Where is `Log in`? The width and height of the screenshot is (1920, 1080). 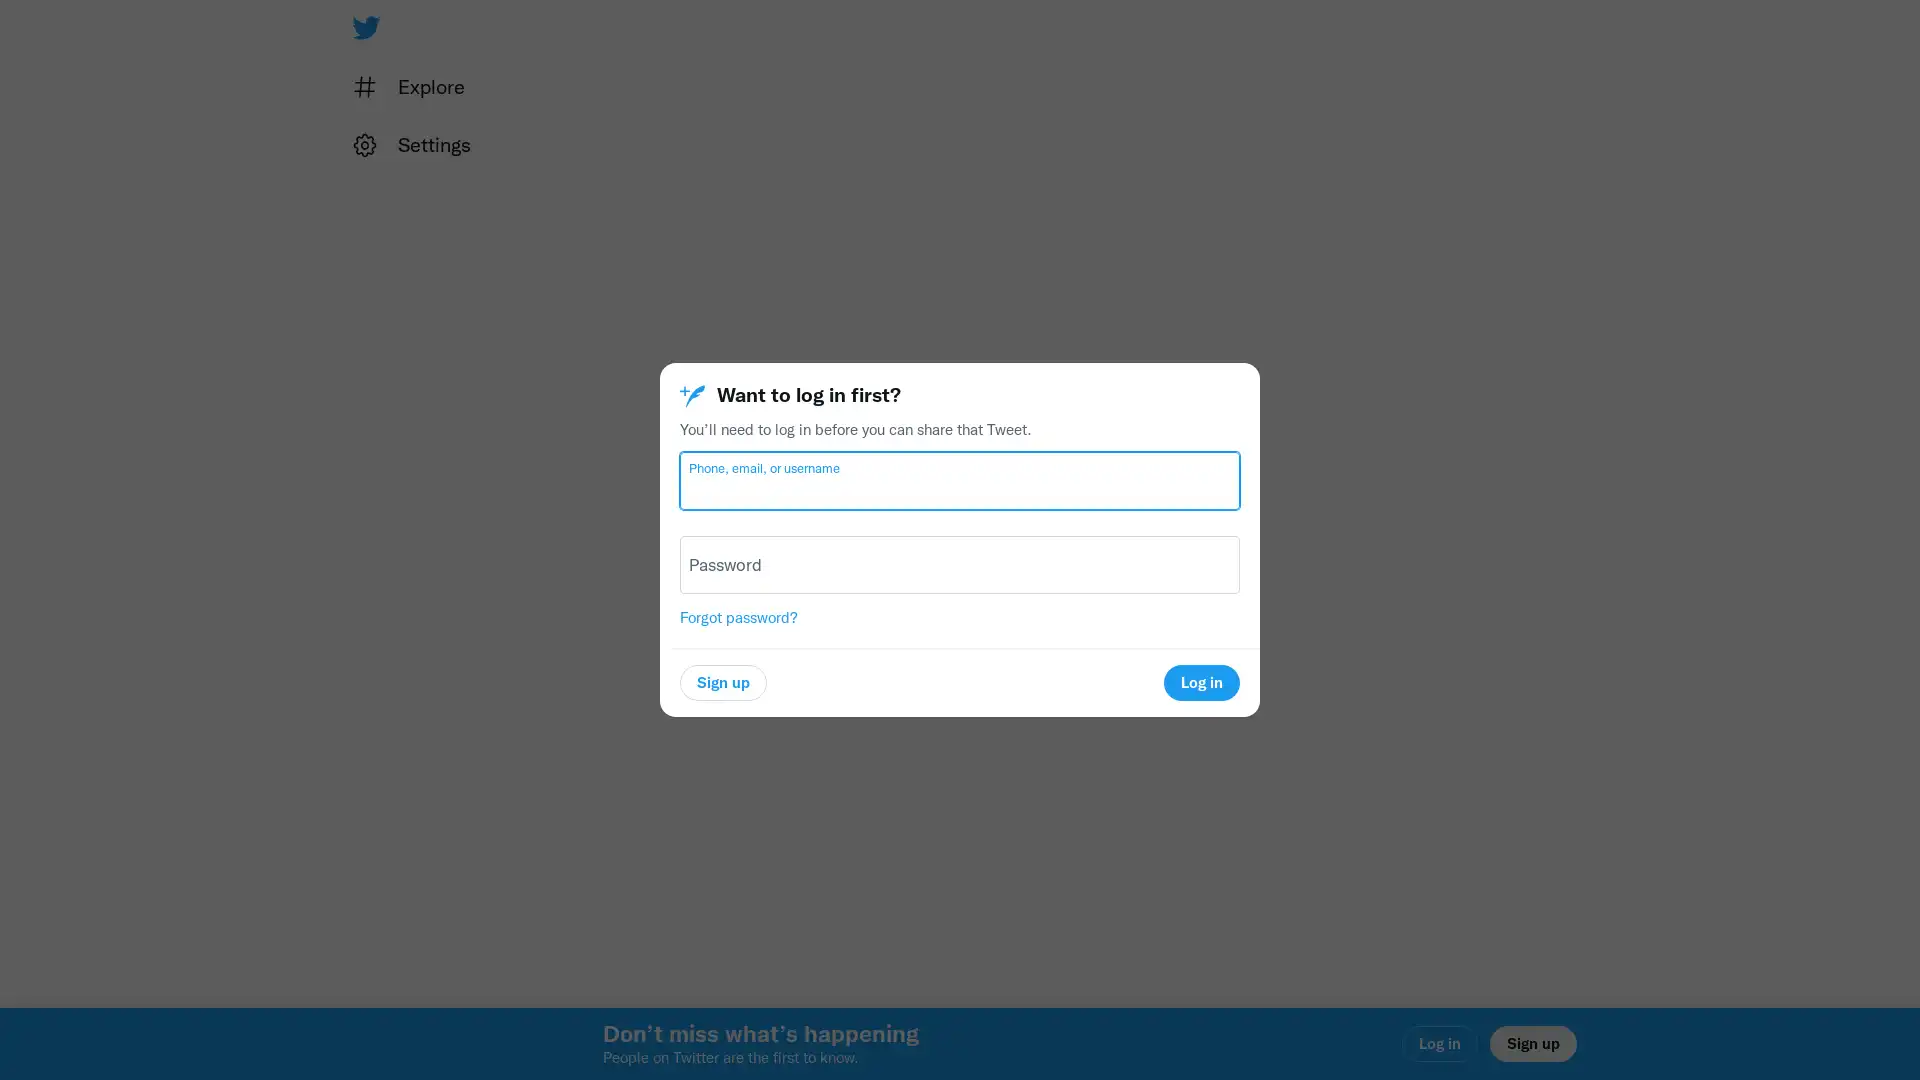
Log in is located at coordinates (1200, 681).